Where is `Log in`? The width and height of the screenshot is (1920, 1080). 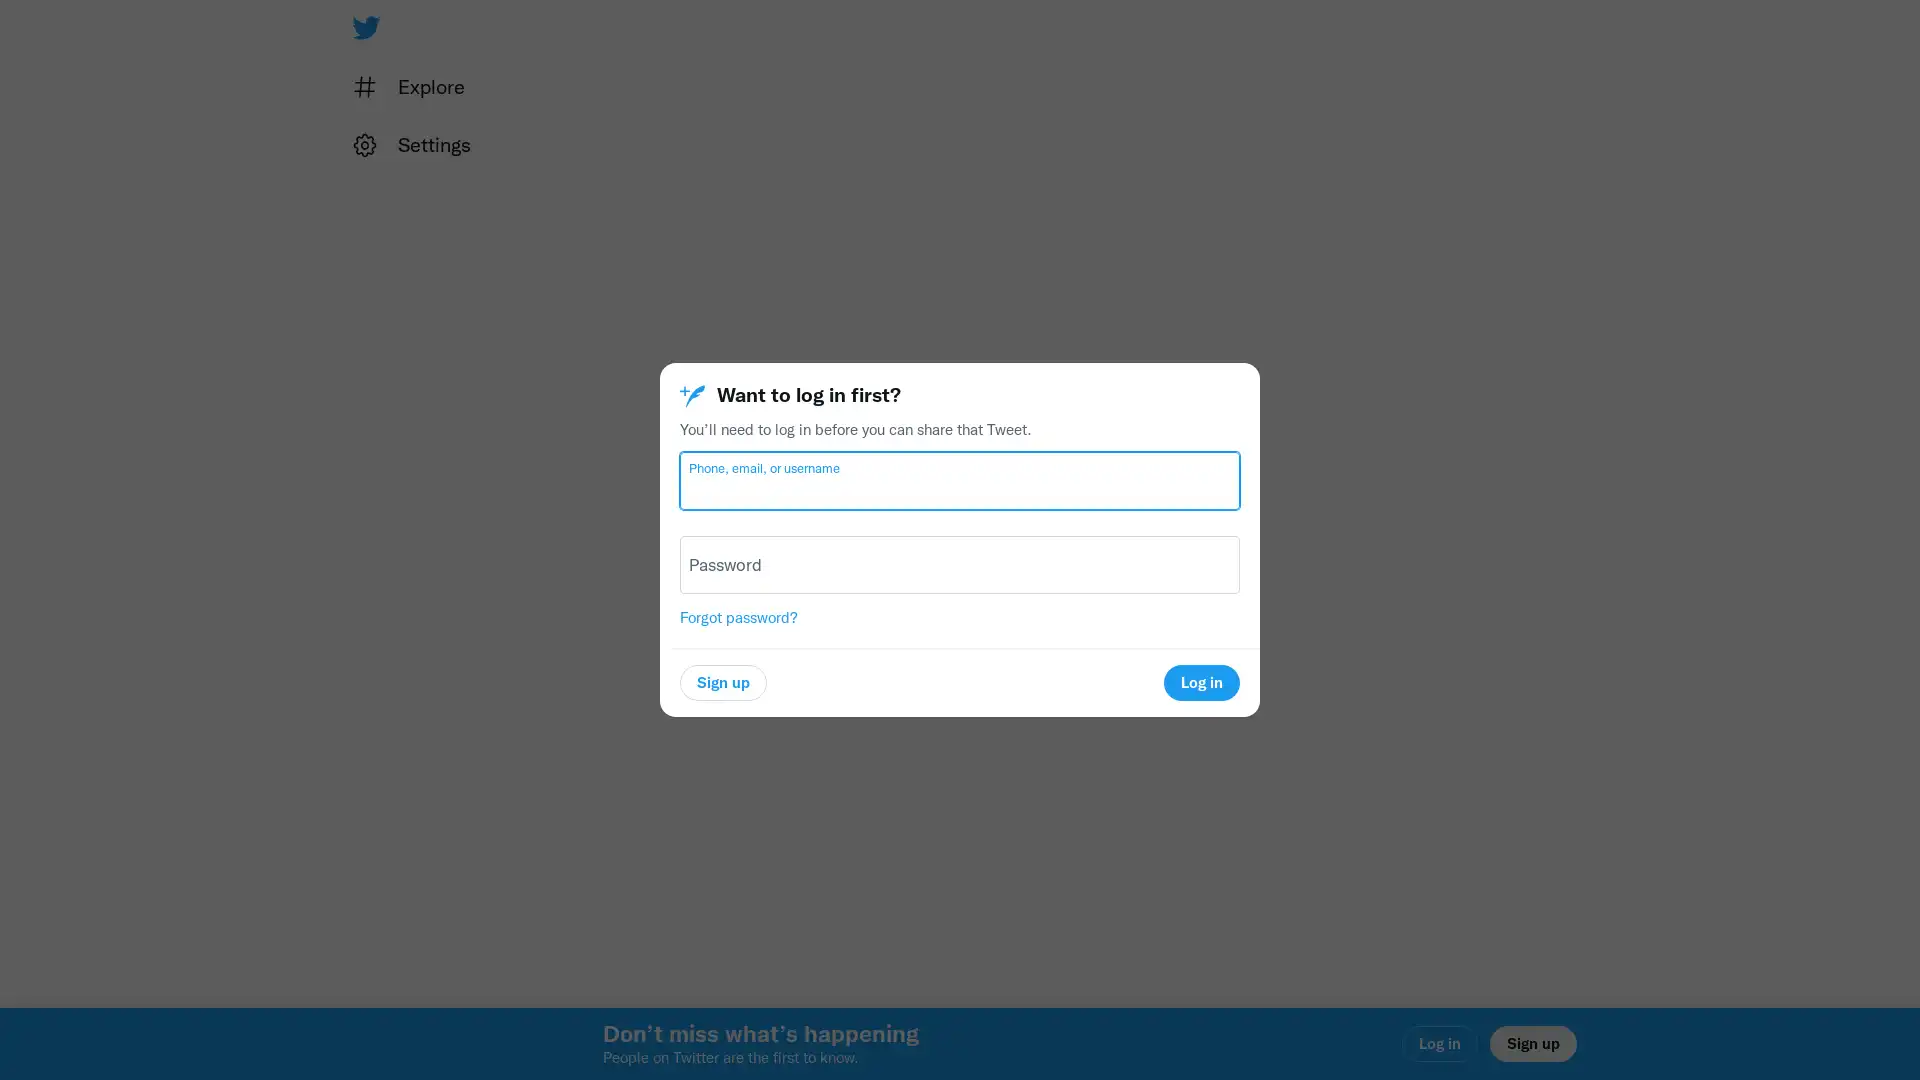
Log in is located at coordinates (1200, 681).